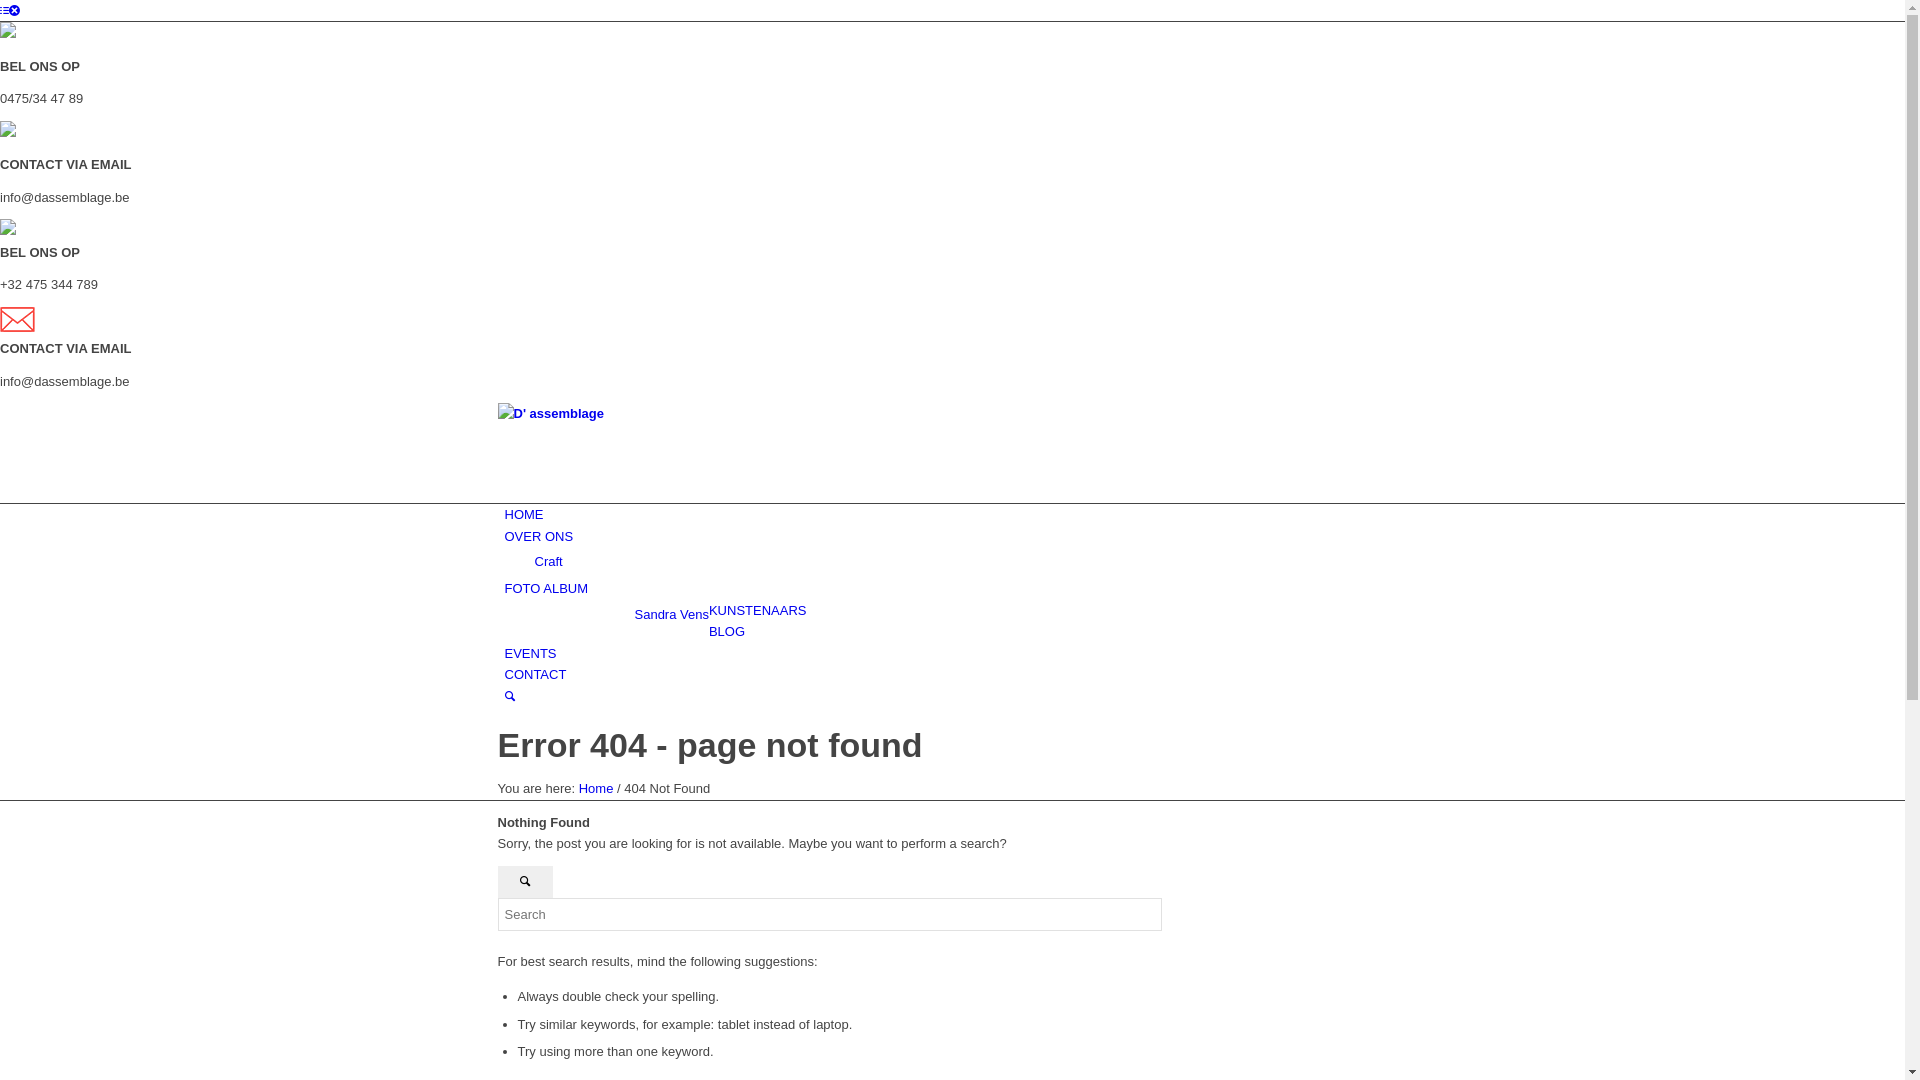 The width and height of the screenshot is (1920, 1080). Describe the element at coordinates (534, 674) in the screenshot. I see `'CONTACT'` at that location.